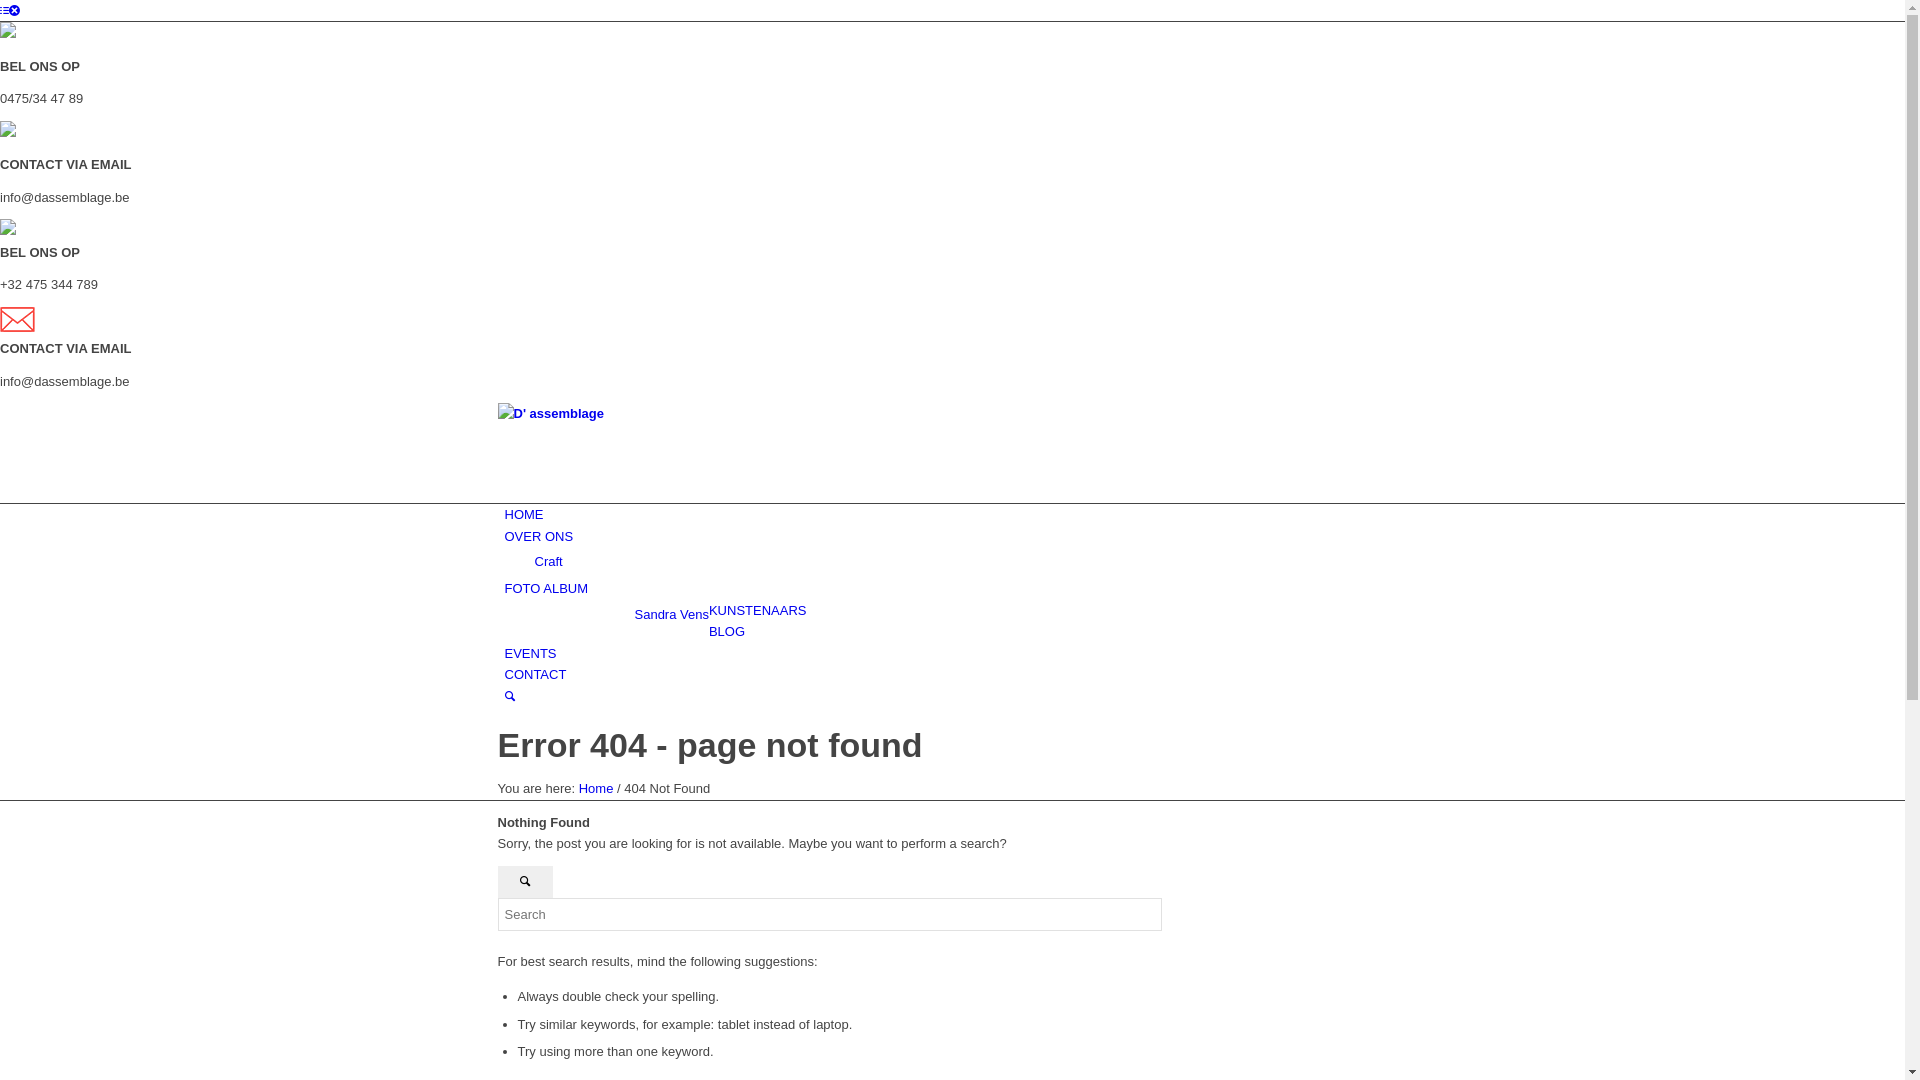 The width and height of the screenshot is (1920, 1080). Describe the element at coordinates (534, 674) in the screenshot. I see `'CONTACT'` at that location.